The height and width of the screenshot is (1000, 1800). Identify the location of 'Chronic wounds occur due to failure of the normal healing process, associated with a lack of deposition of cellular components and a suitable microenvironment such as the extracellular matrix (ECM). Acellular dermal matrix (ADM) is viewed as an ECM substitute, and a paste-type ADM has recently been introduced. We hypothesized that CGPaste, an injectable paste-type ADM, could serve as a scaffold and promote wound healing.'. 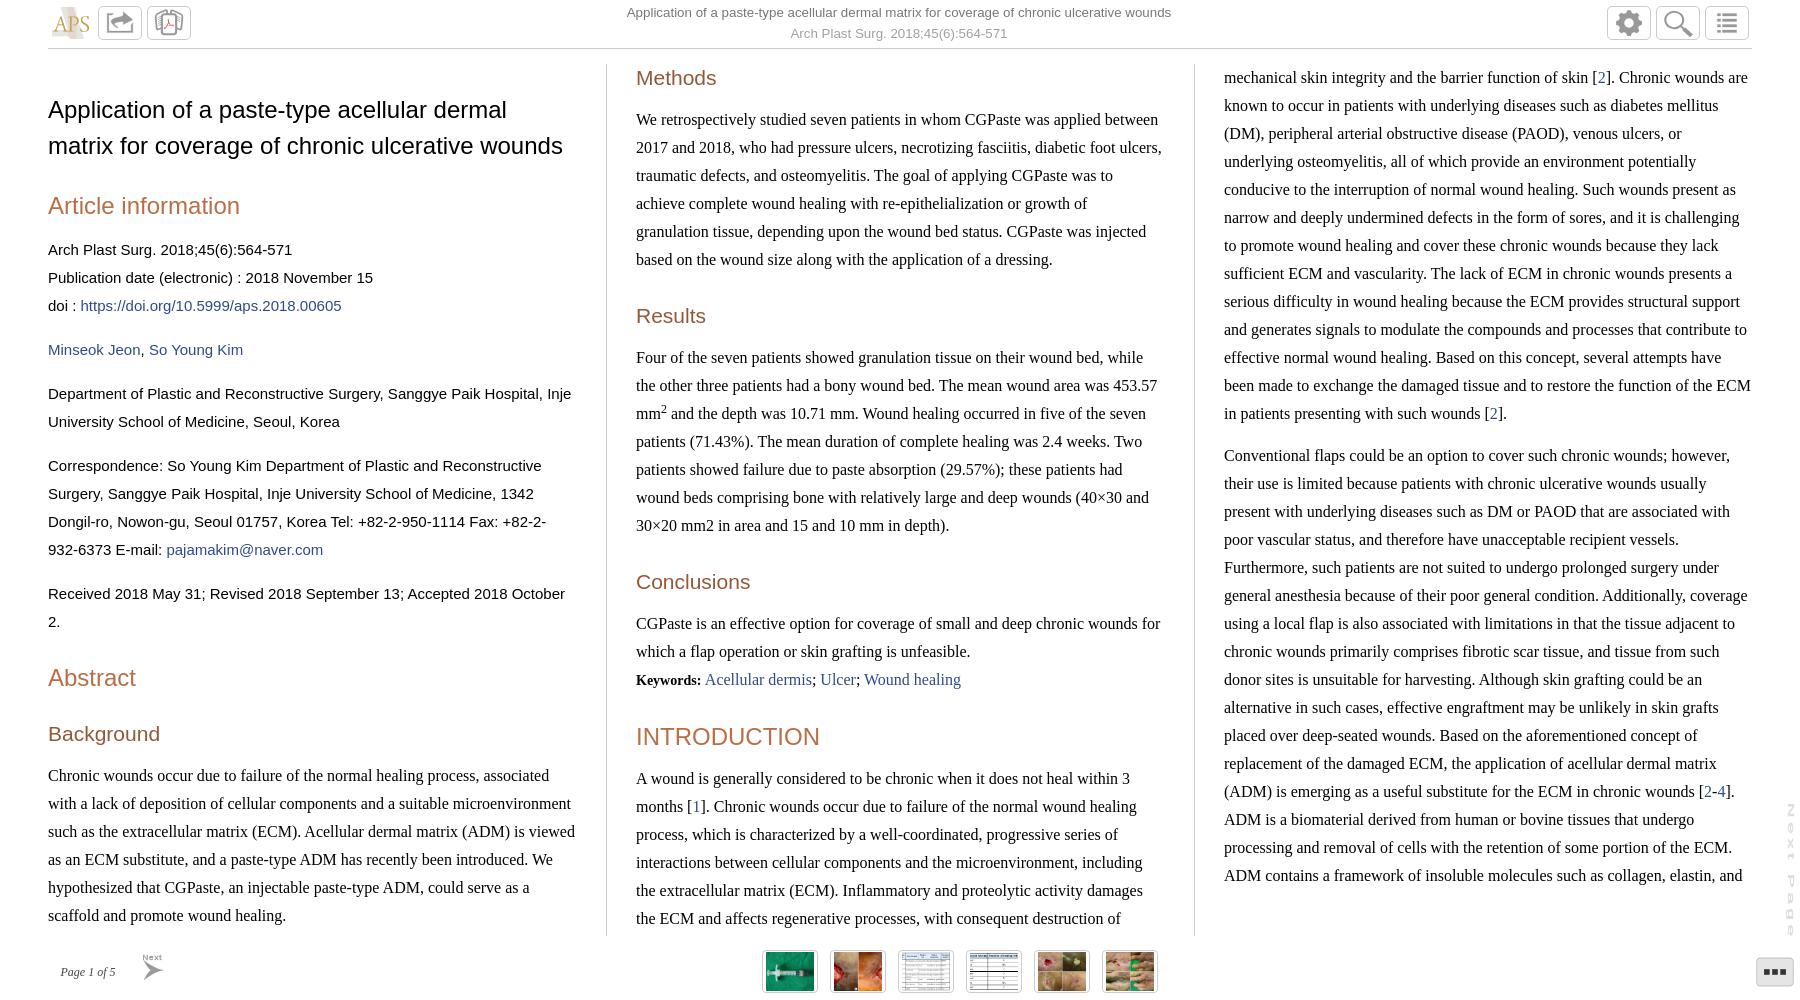
(47, 843).